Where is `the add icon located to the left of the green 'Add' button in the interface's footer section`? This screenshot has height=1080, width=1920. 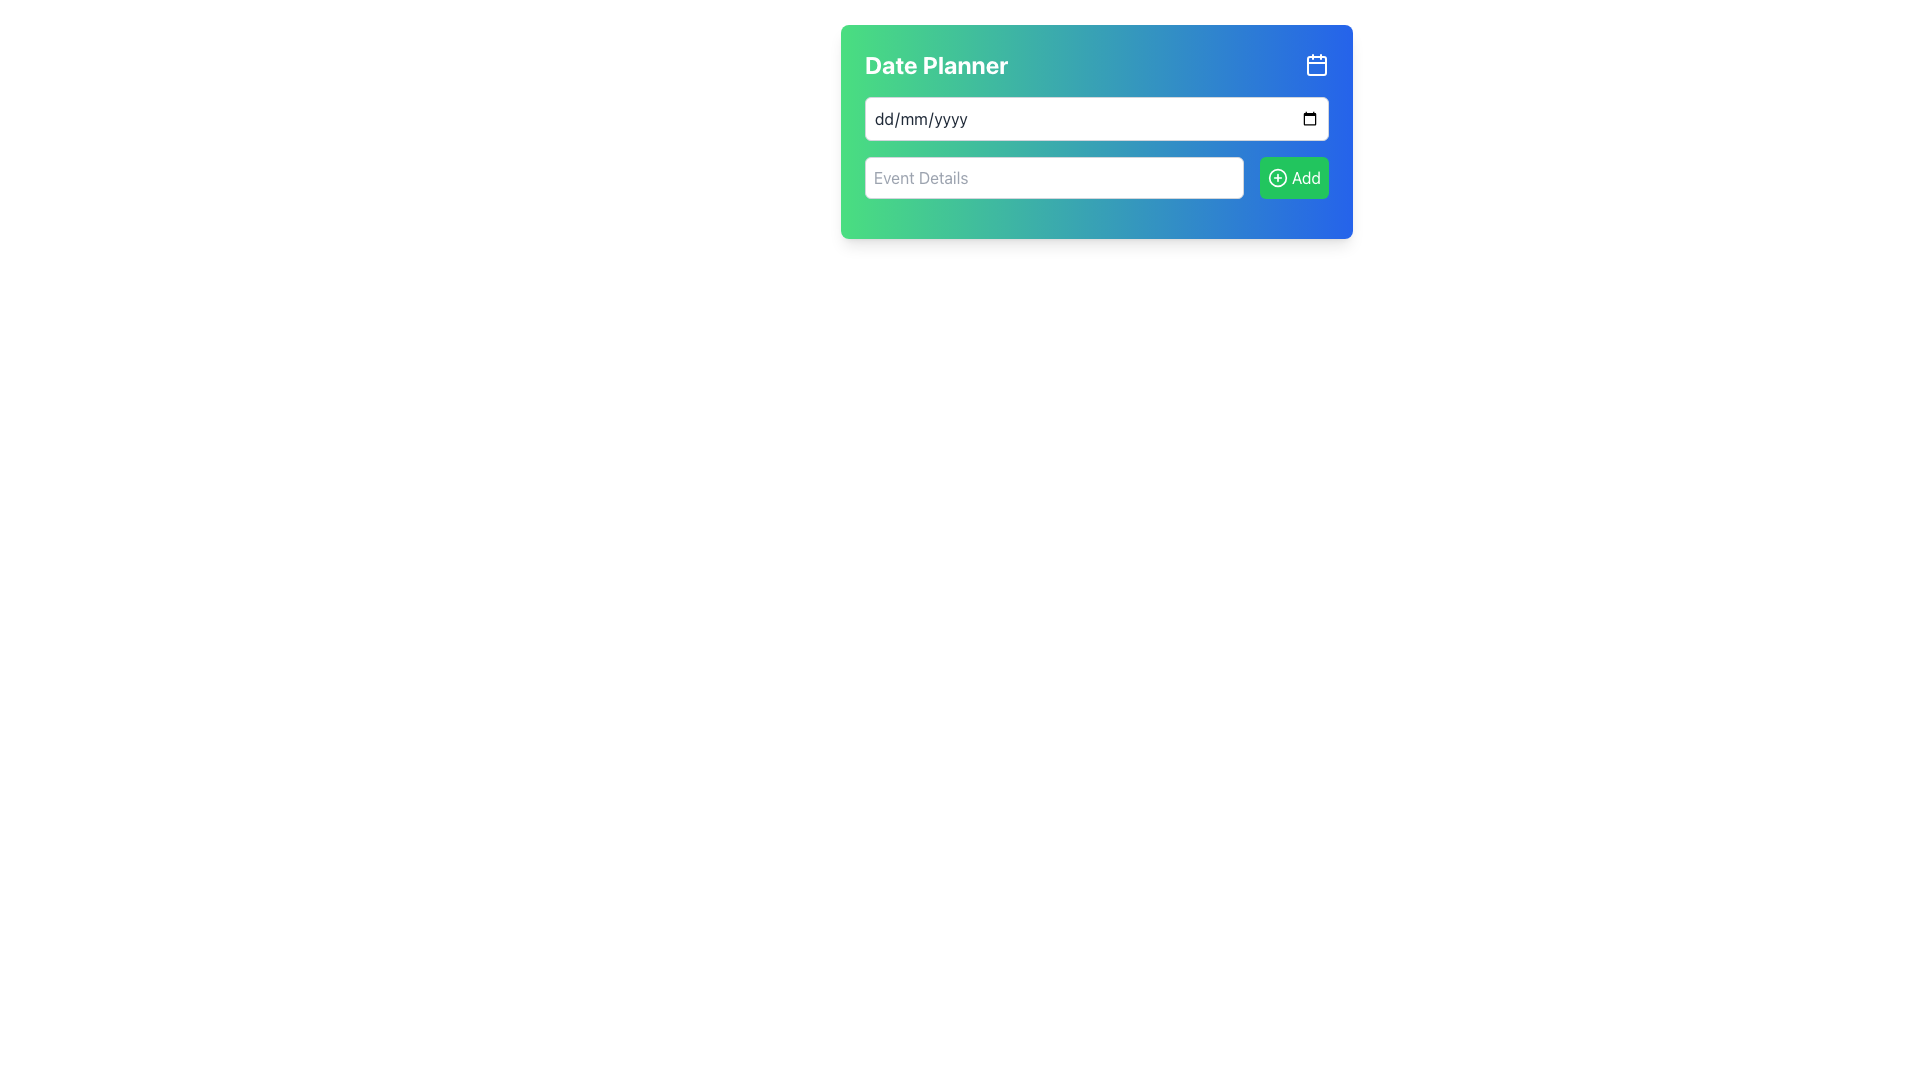
the add icon located to the left of the green 'Add' button in the interface's footer section is located at coordinates (1276, 176).